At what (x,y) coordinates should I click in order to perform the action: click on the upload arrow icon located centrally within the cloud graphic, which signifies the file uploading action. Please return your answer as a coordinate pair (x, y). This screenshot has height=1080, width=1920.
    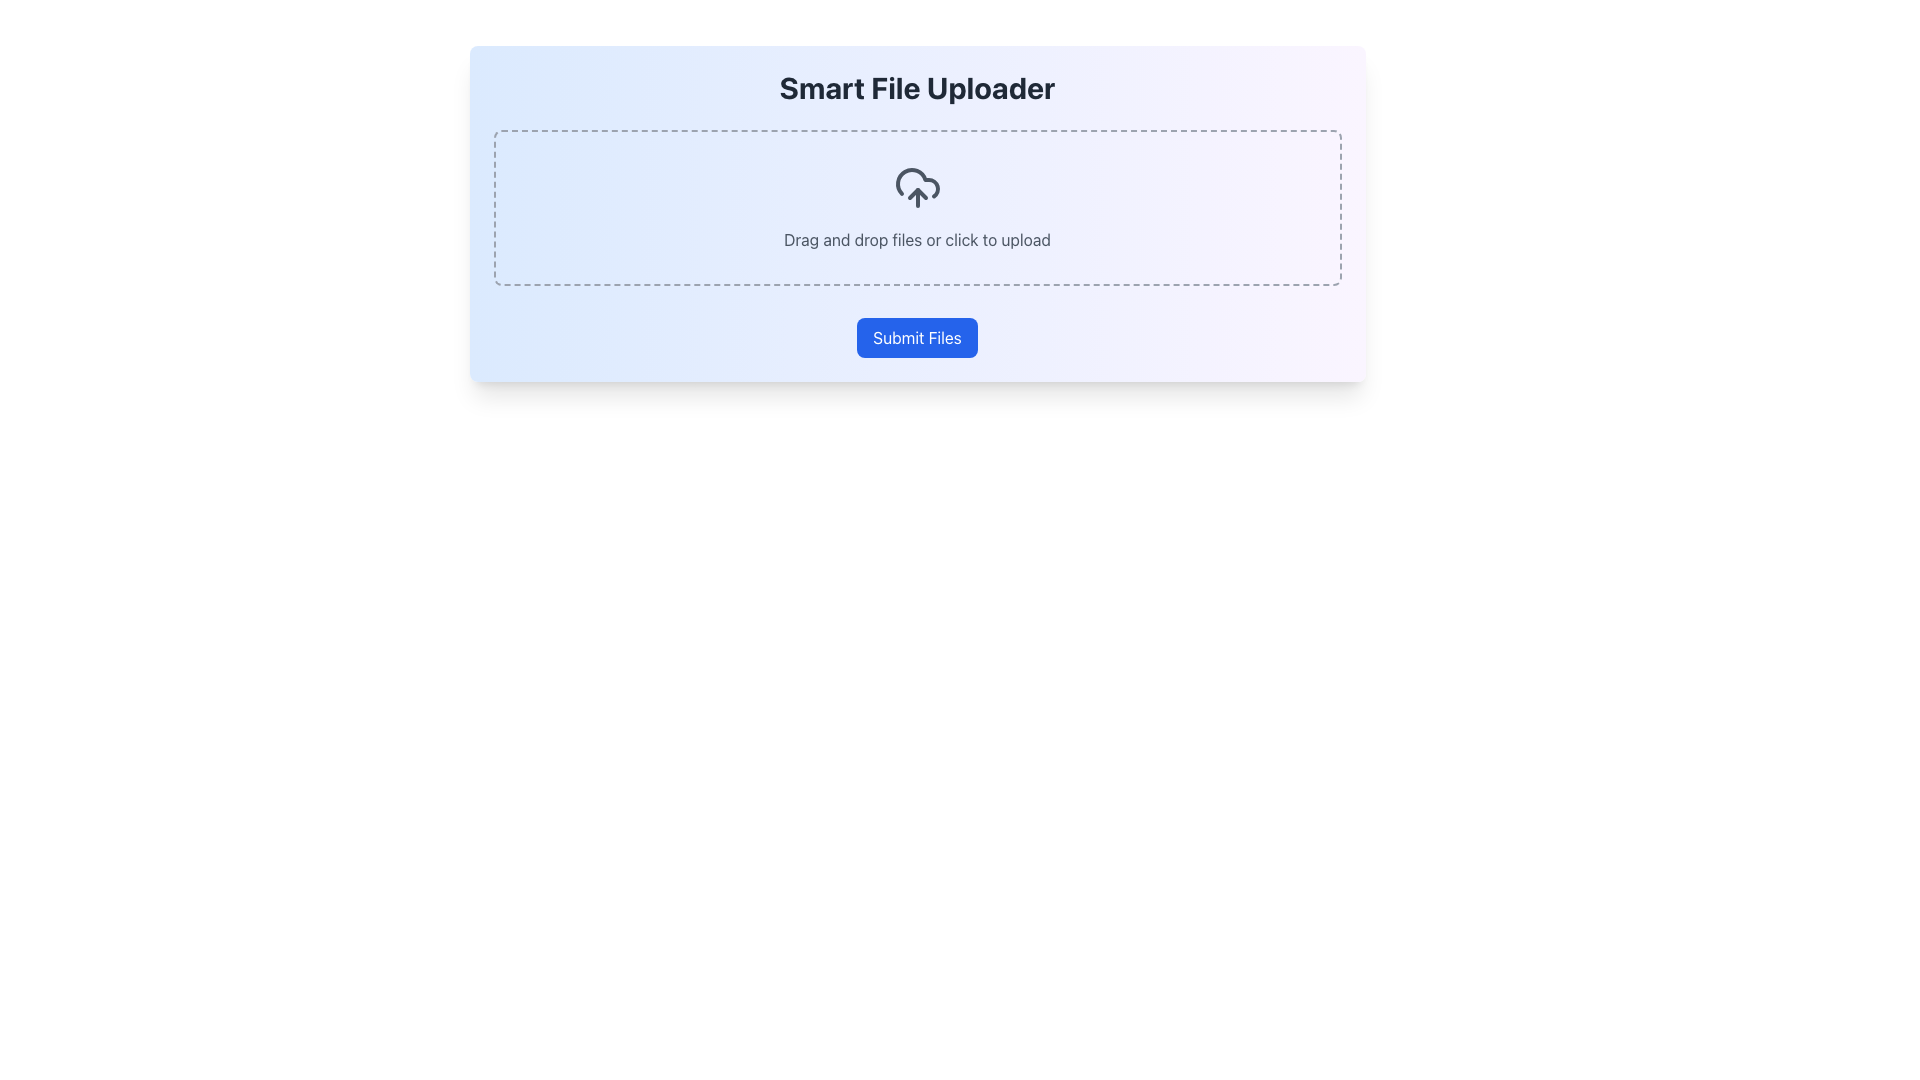
    Looking at the image, I should click on (916, 193).